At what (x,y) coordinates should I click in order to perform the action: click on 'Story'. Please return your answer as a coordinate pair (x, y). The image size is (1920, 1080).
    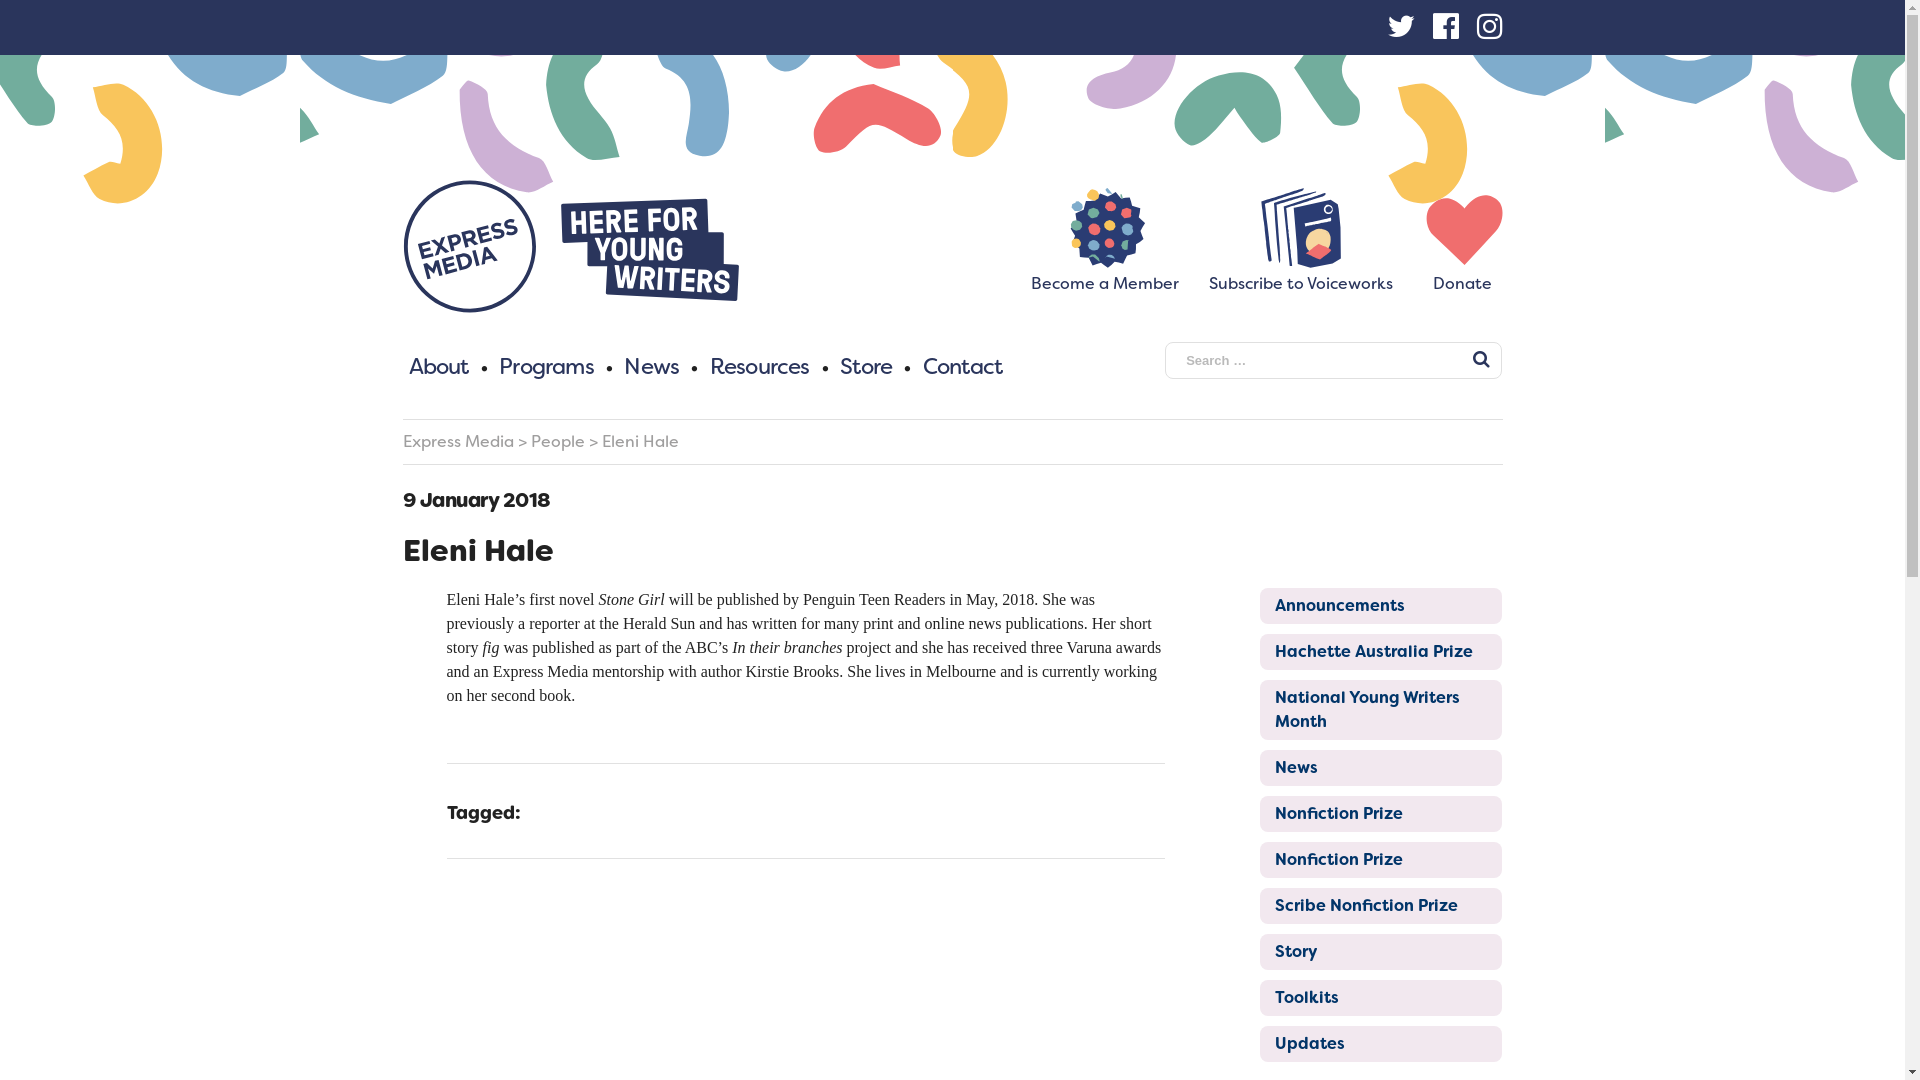
    Looking at the image, I should click on (1258, 951).